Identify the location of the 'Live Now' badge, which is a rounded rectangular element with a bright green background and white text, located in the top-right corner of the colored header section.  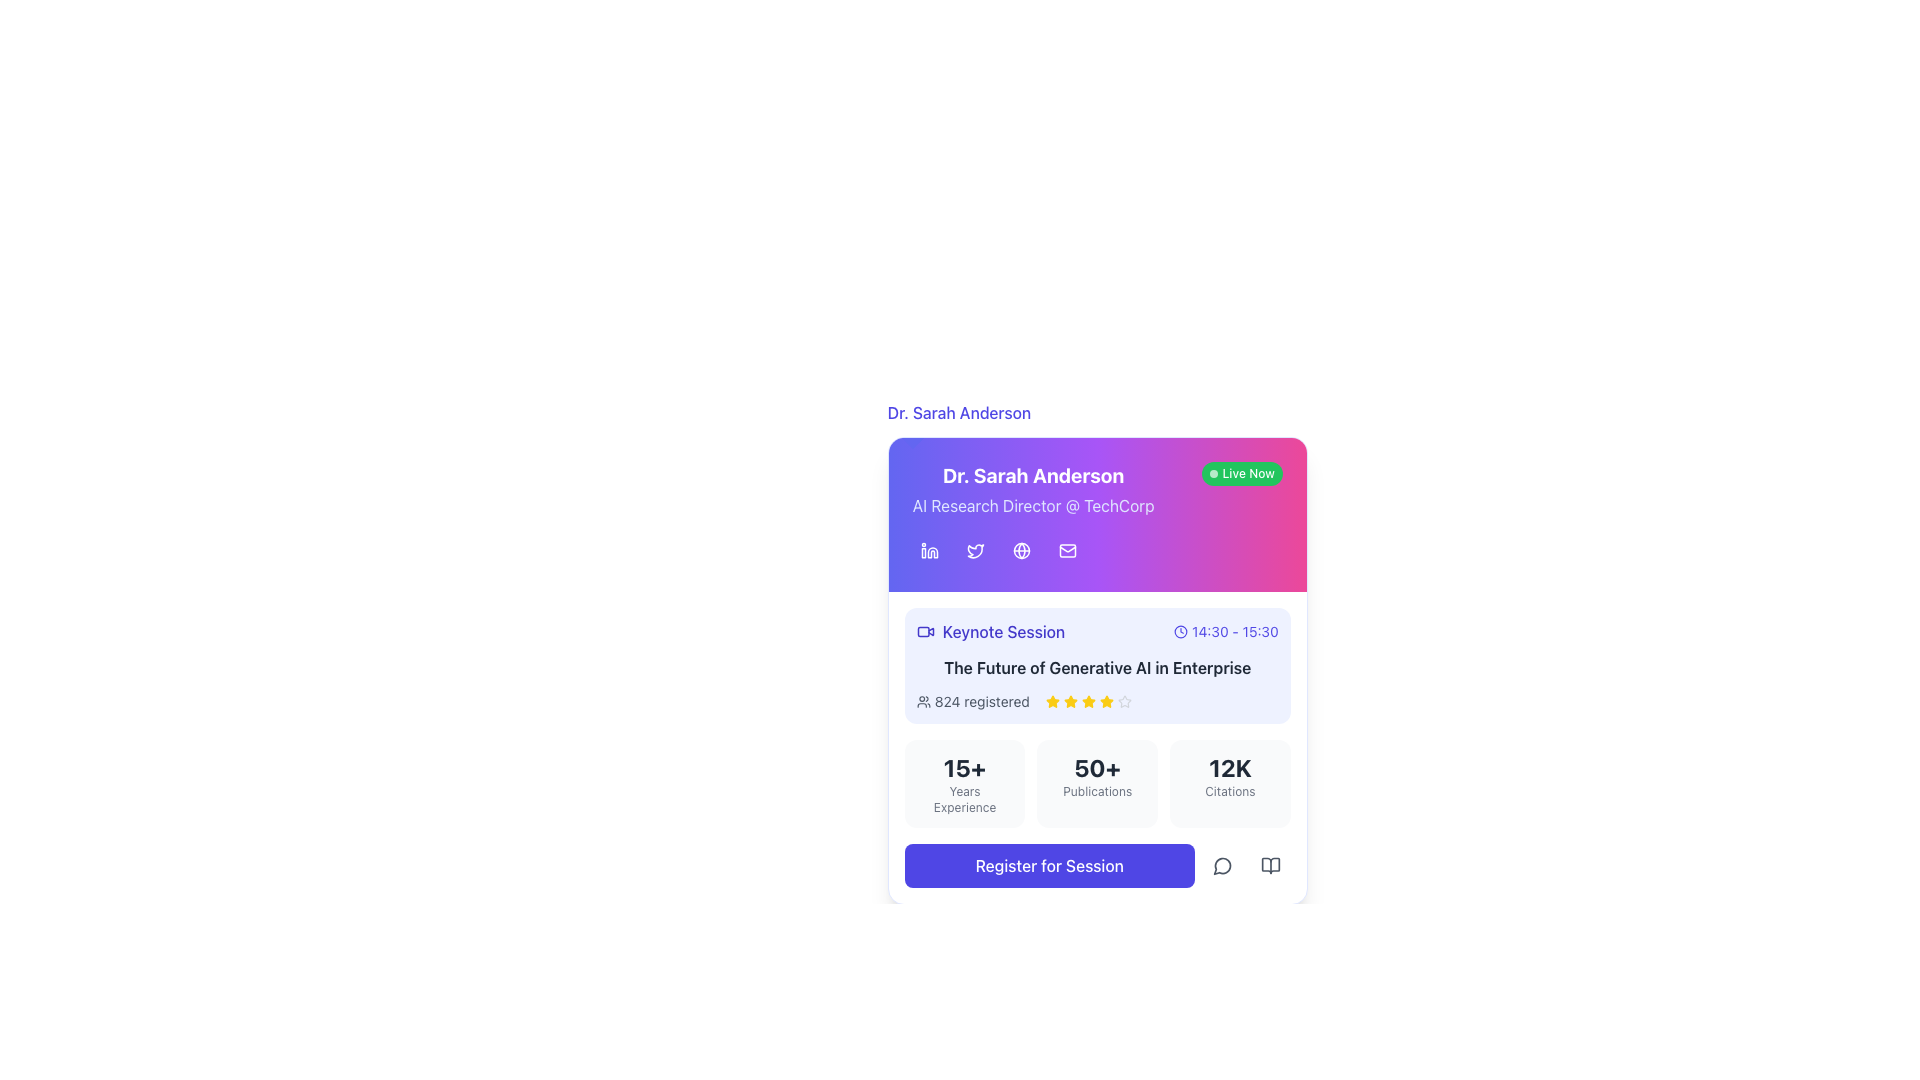
(1241, 474).